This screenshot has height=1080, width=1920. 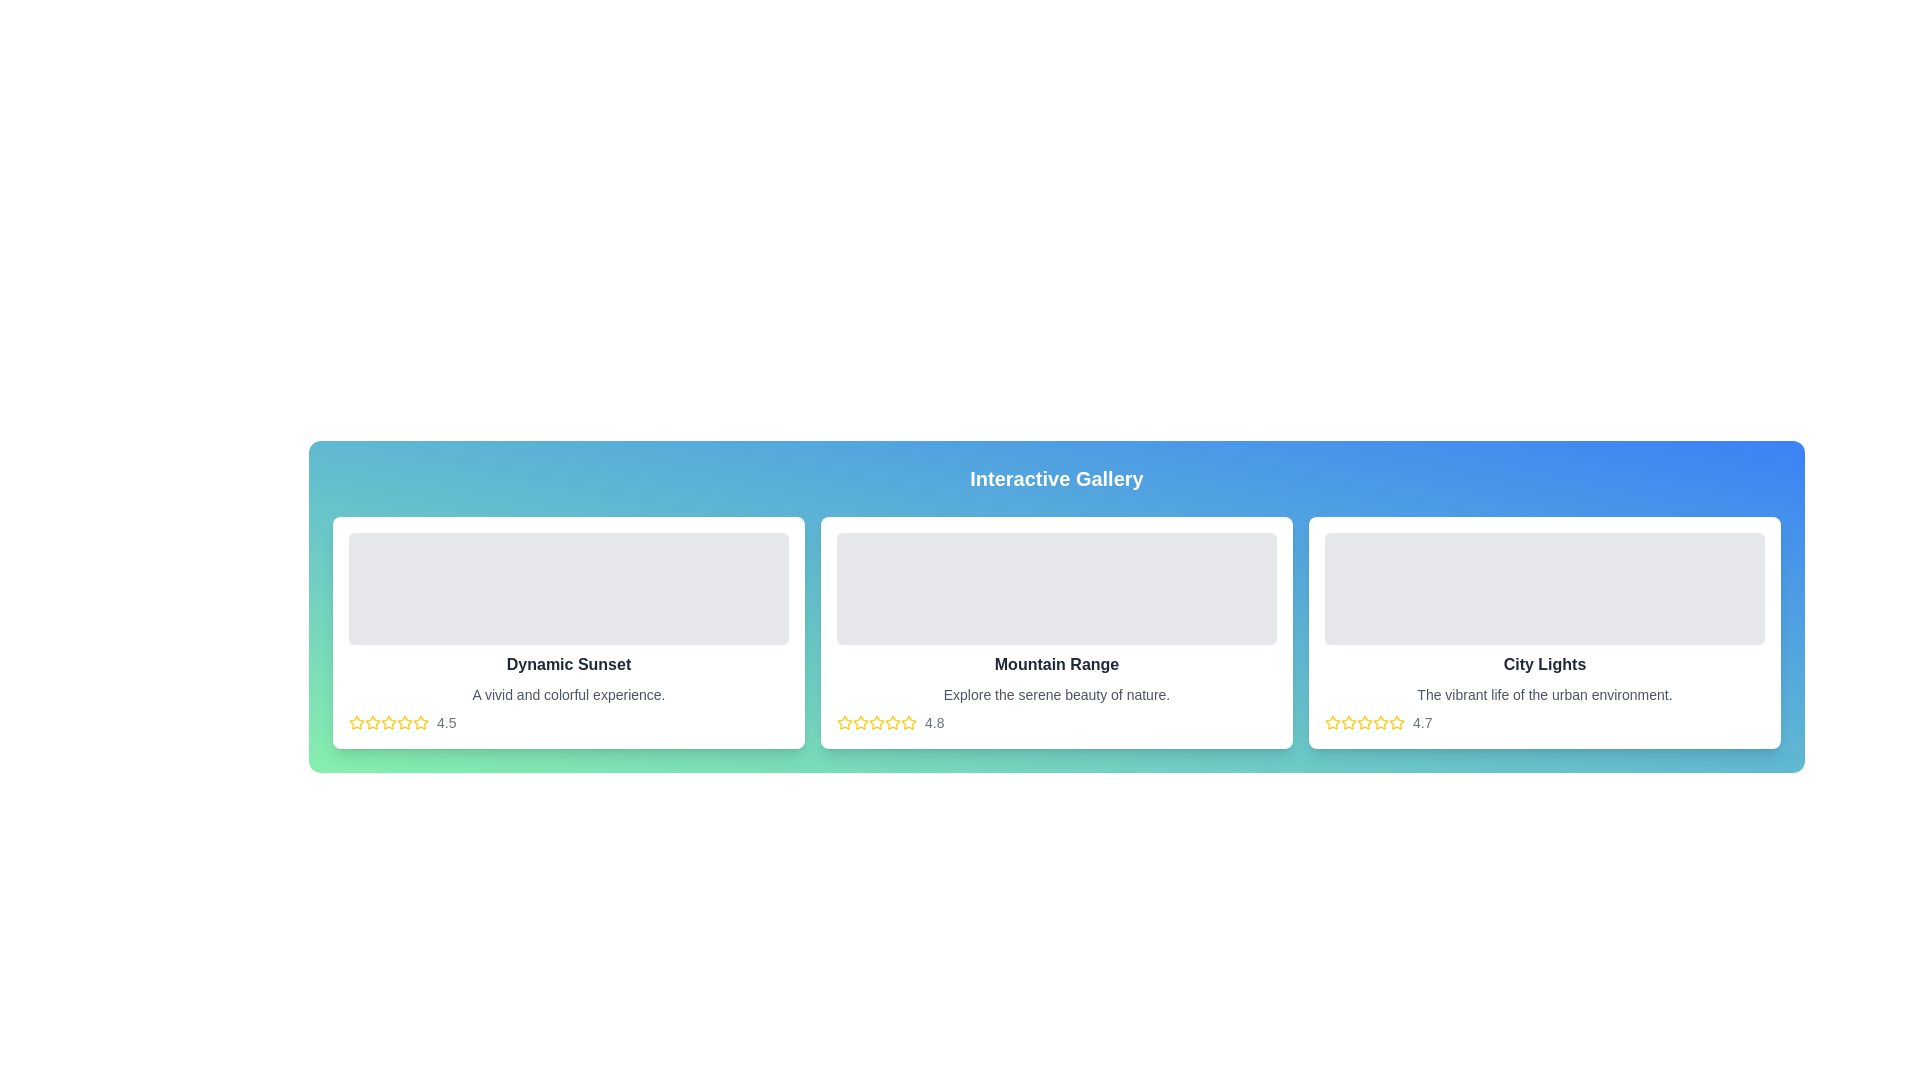 What do you see at coordinates (877, 722) in the screenshot?
I see `the fifth star in the rating system for the 'Mountain Range' card, which is positioned below the card and is directly to the right of the fourth star` at bounding box center [877, 722].